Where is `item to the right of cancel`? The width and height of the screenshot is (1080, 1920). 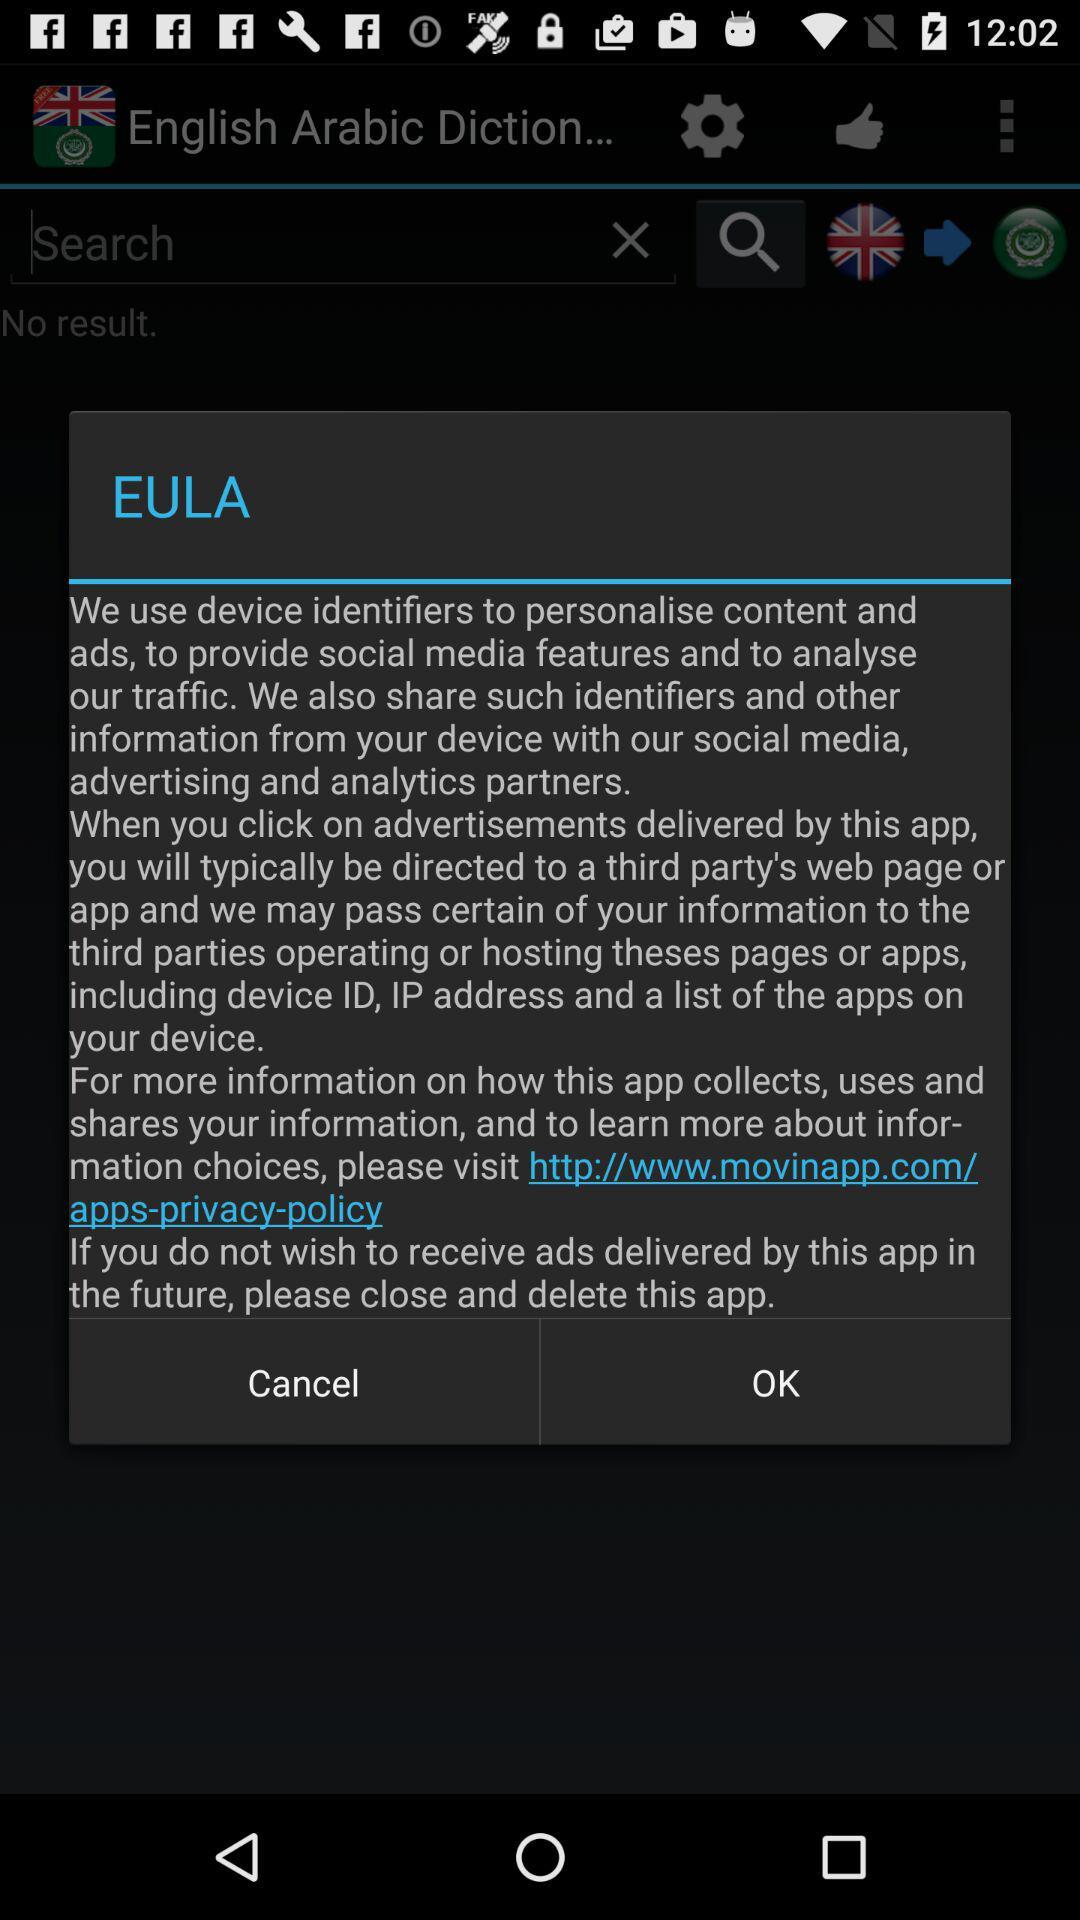
item to the right of cancel is located at coordinates (774, 1381).